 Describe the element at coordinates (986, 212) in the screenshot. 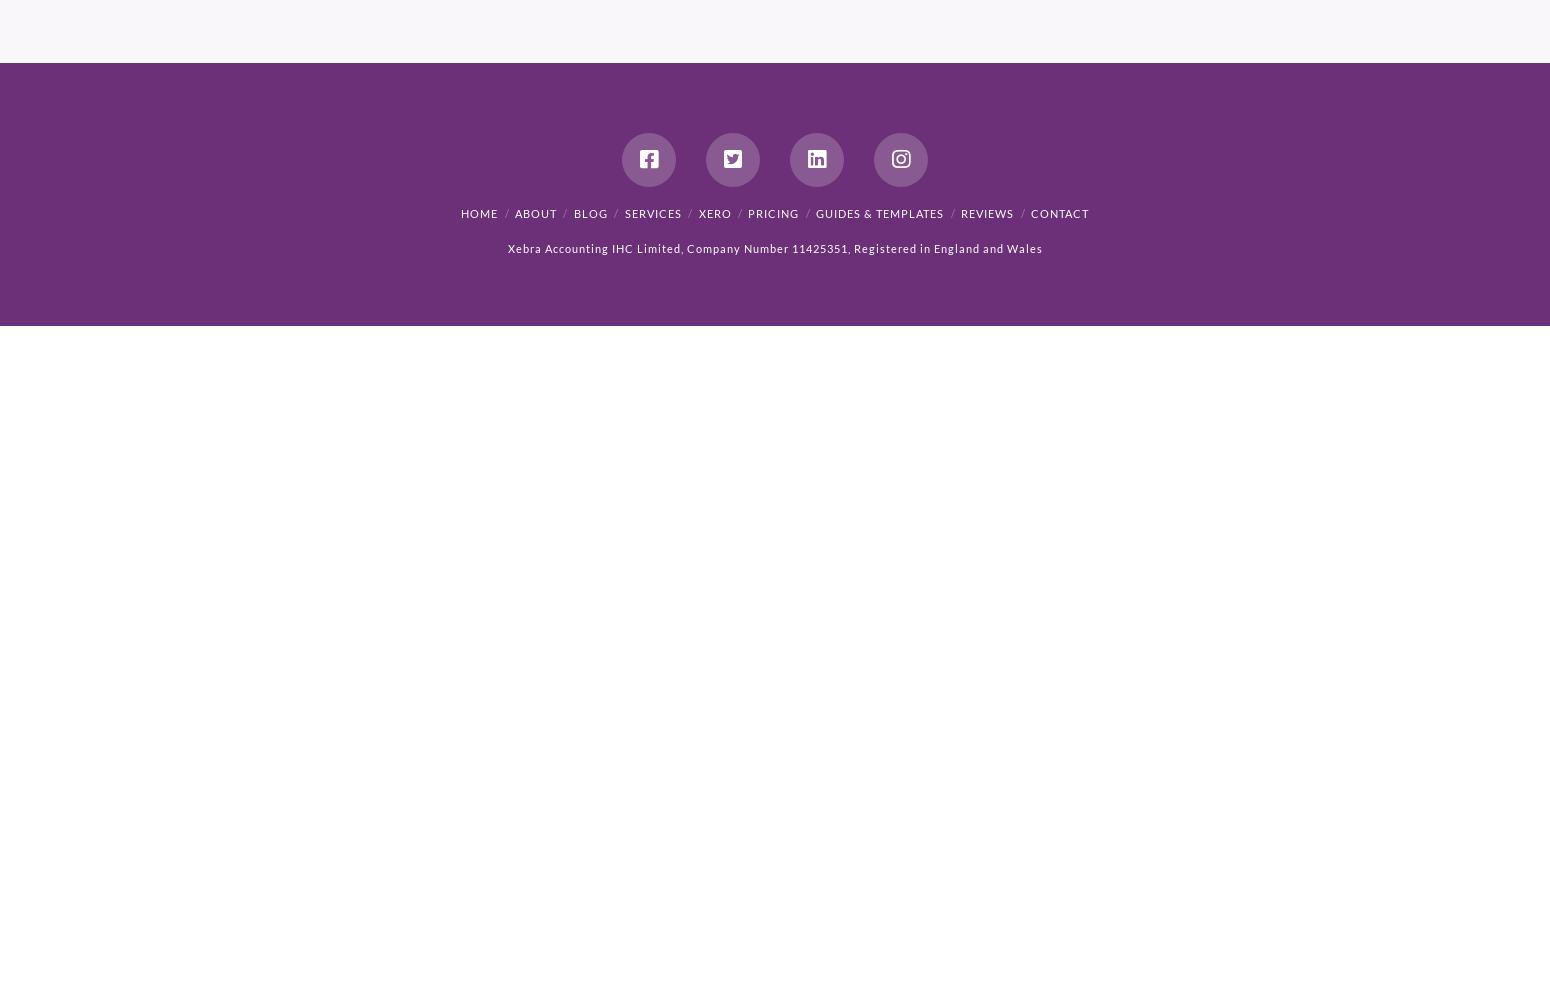

I see `'Reviews'` at that location.